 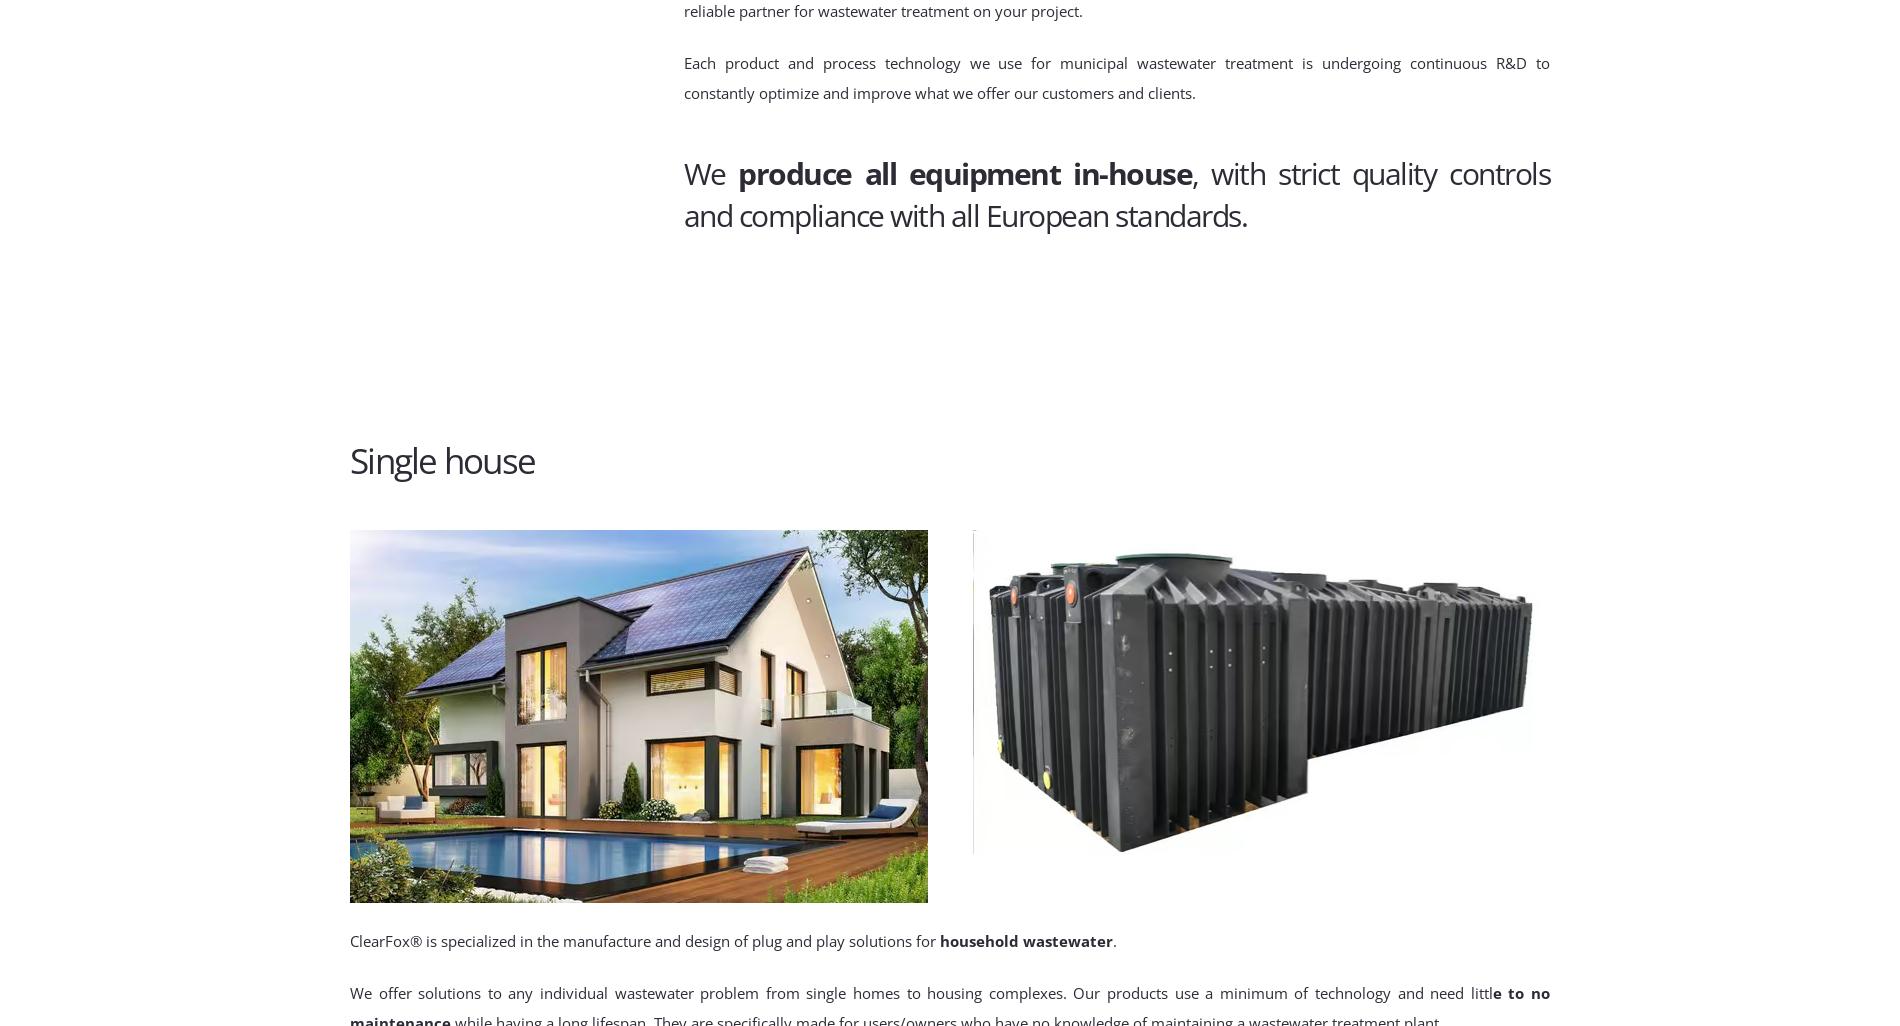 I want to click on 'ClearFox® is specialized in the manufacture and design of plug and play solutions for', so click(x=645, y=940).